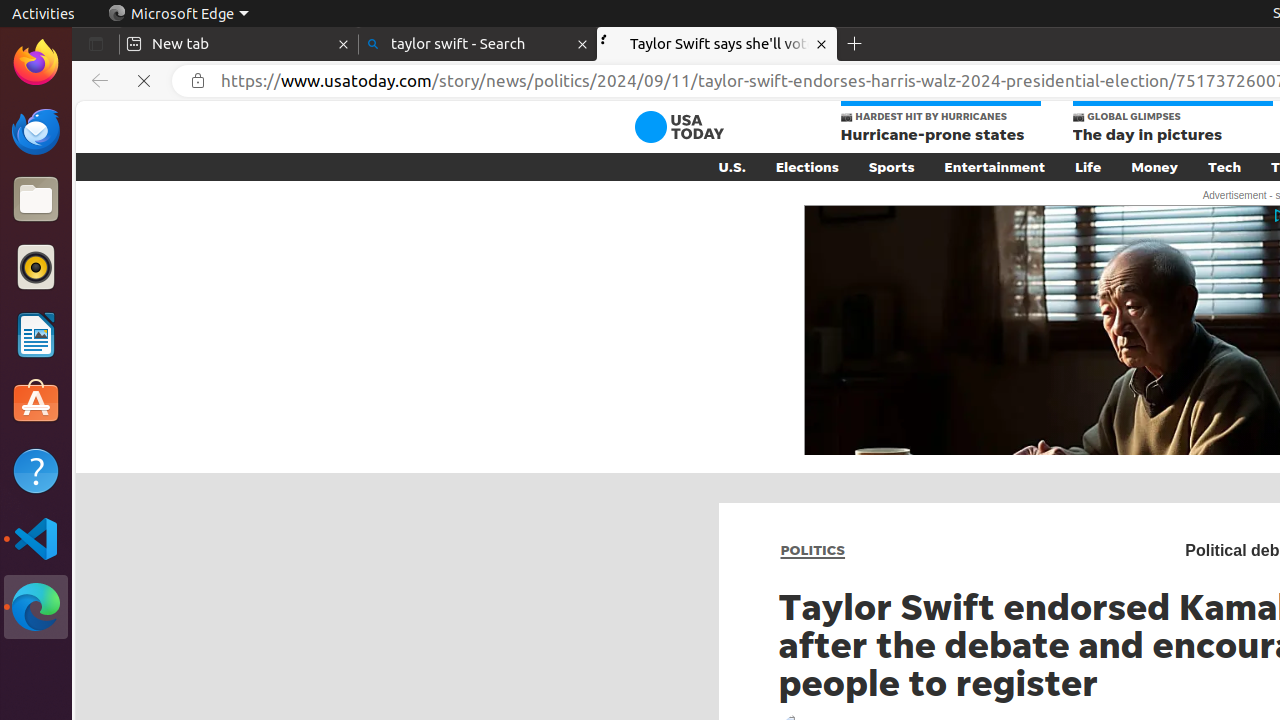 The height and width of the screenshot is (720, 1280). What do you see at coordinates (143, 80) in the screenshot?
I see `'Refresh'` at bounding box center [143, 80].